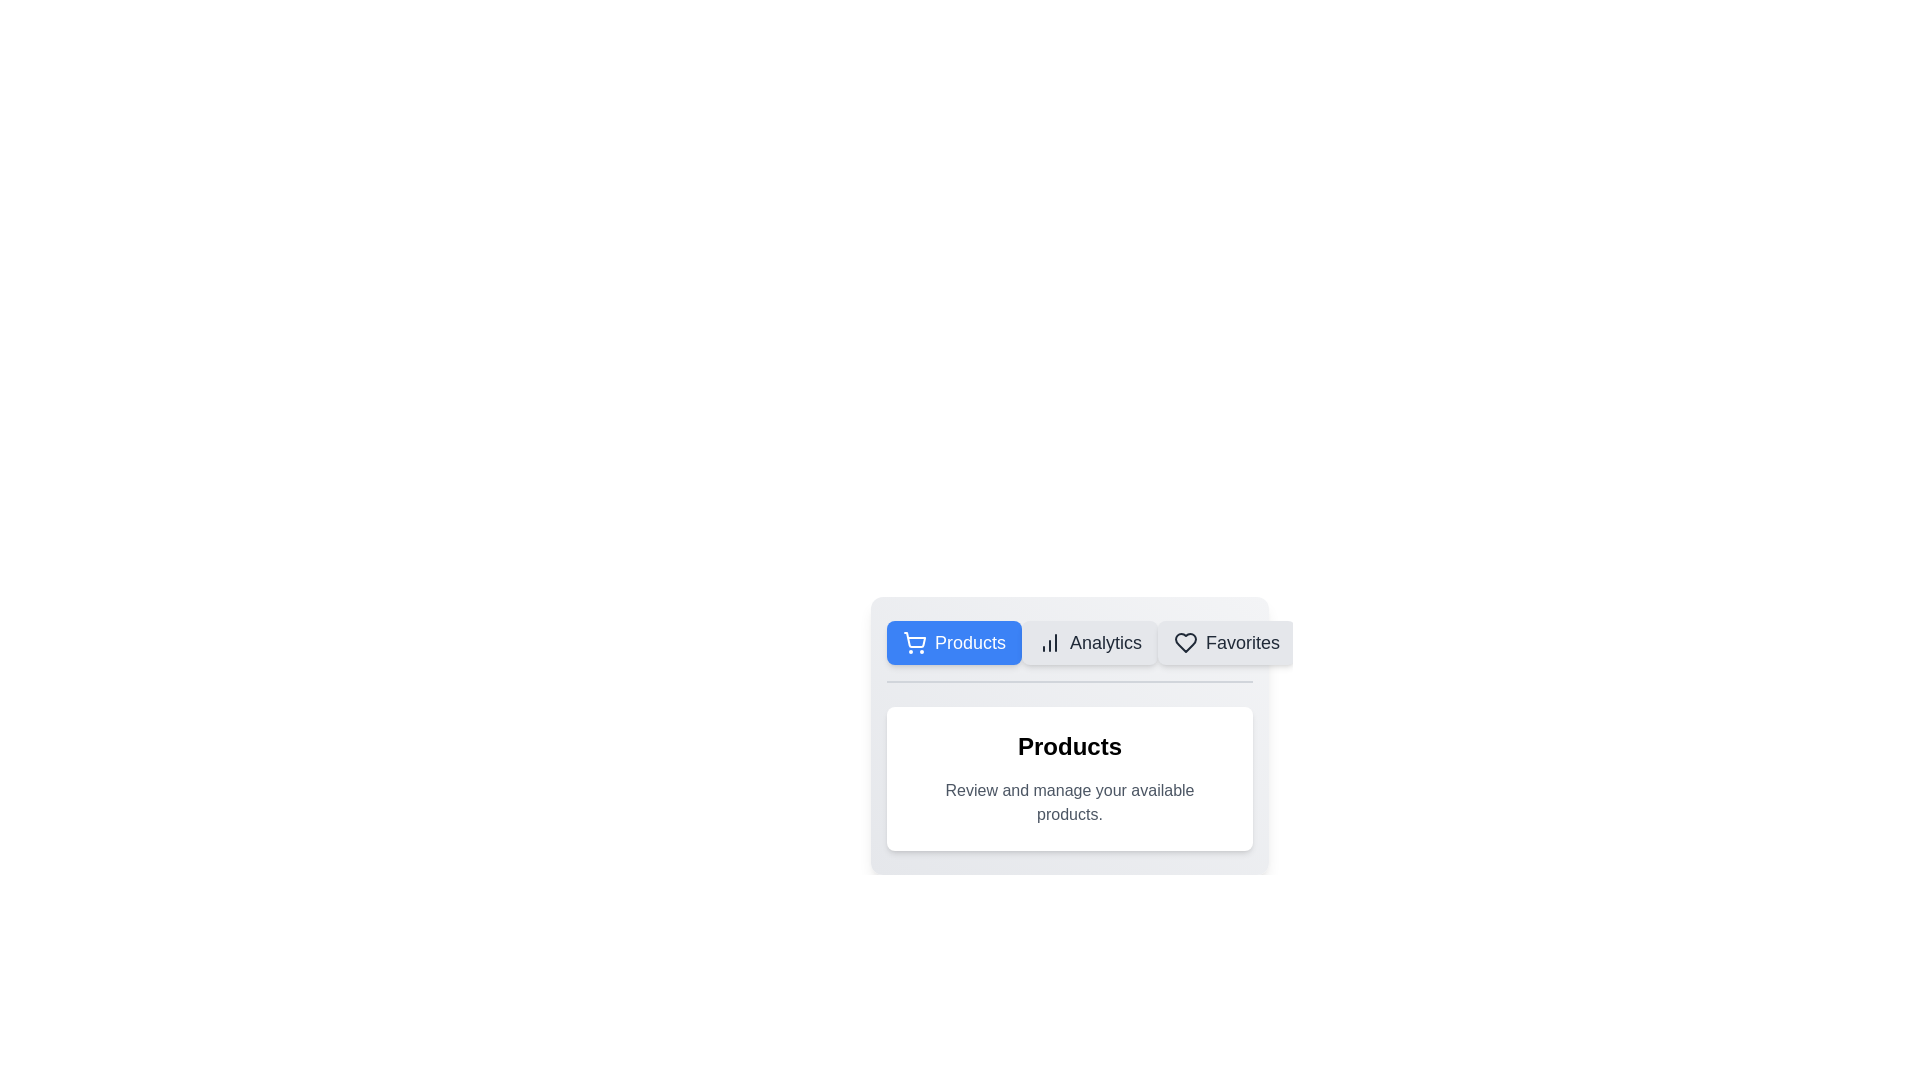 Image resolution: width=1920 pixels, height=1080 pixels. I want to click on the second button in the horizontal navigation bar, located between the 'Products' button and the 'Favorites' button, so click(1088, 643).